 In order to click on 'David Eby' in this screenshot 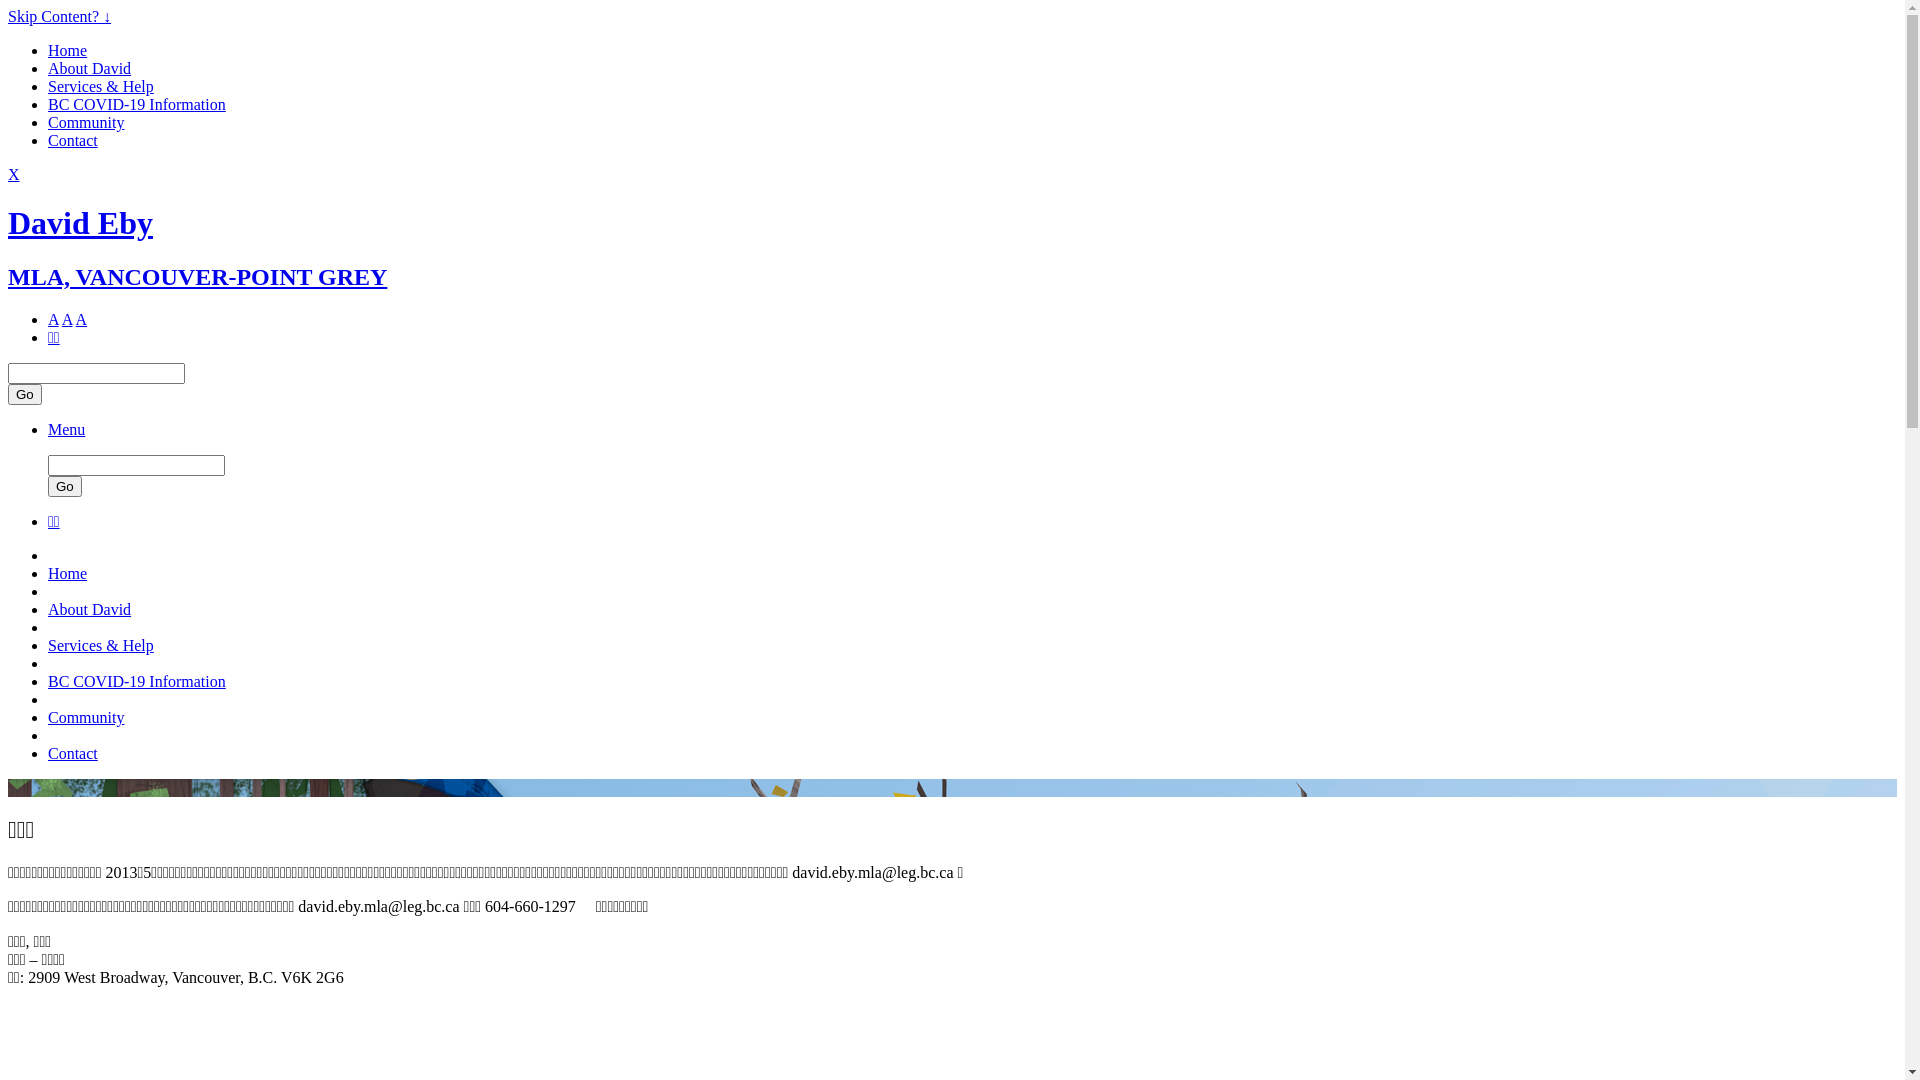, I will do `click(8, 223)`.